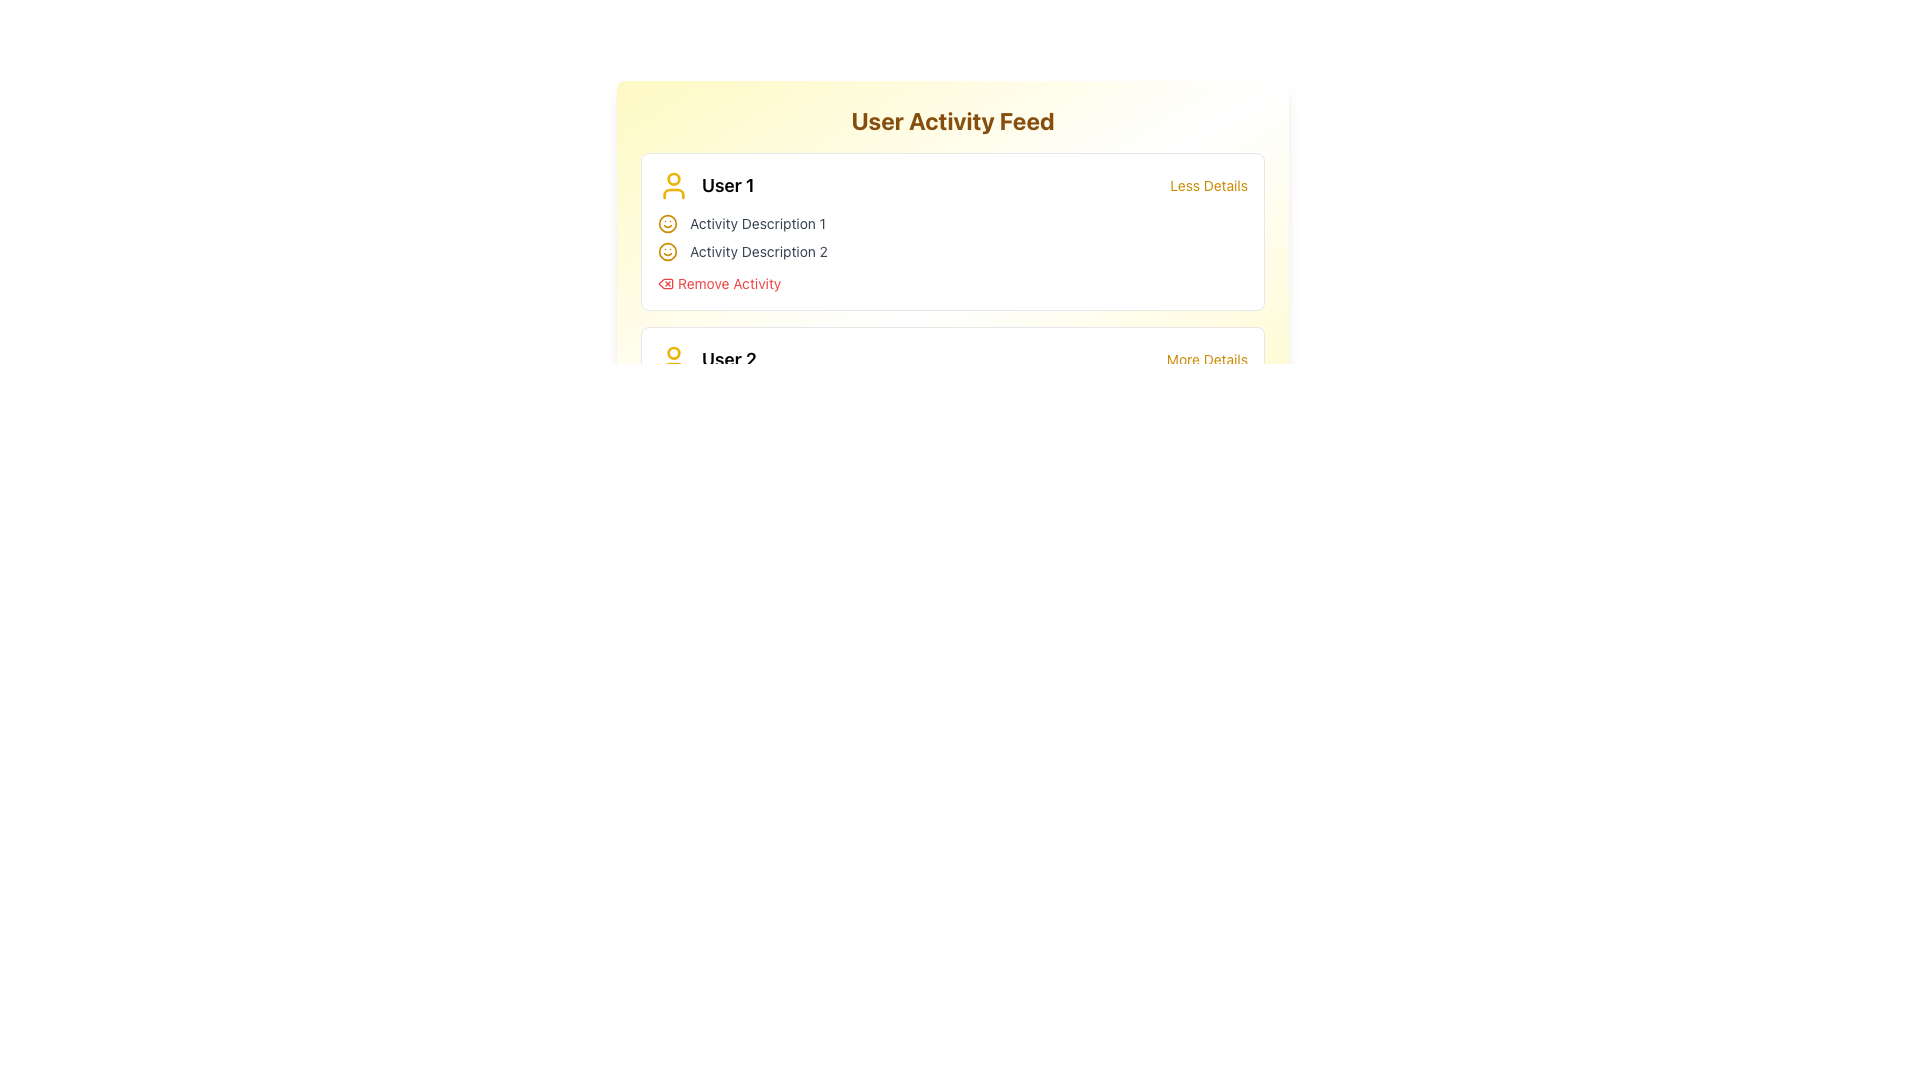 The image size is (1920, 1080). I want to click on the 'User 1' label with icon, which is located at the top-left corner of the 'User Activity Feed' section, directly under the section header, so click(706, 185).